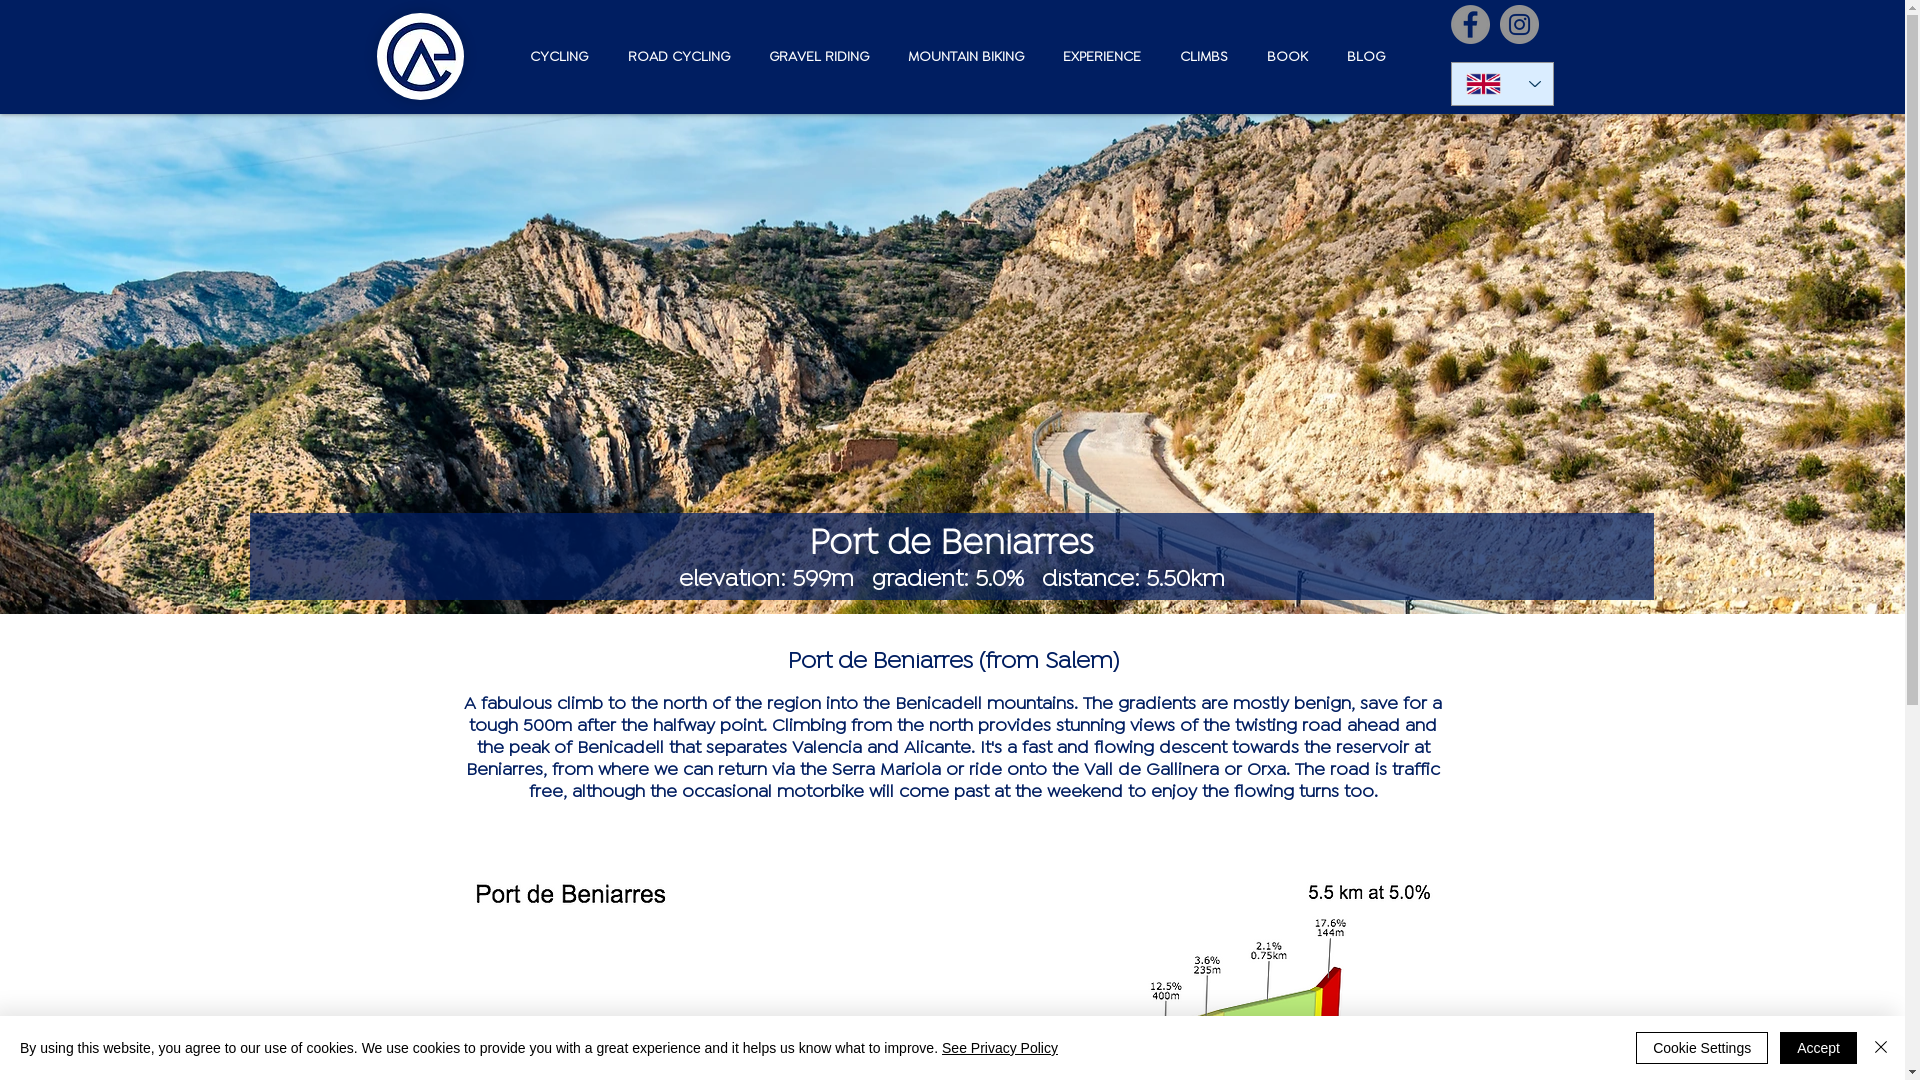 The width and height of the screenshot is (1920, 1080). What do you see at coordinates (1095, 56) in the screenshot?
I see `'EXPERIENCE'` at bounding box center [1095, 56].